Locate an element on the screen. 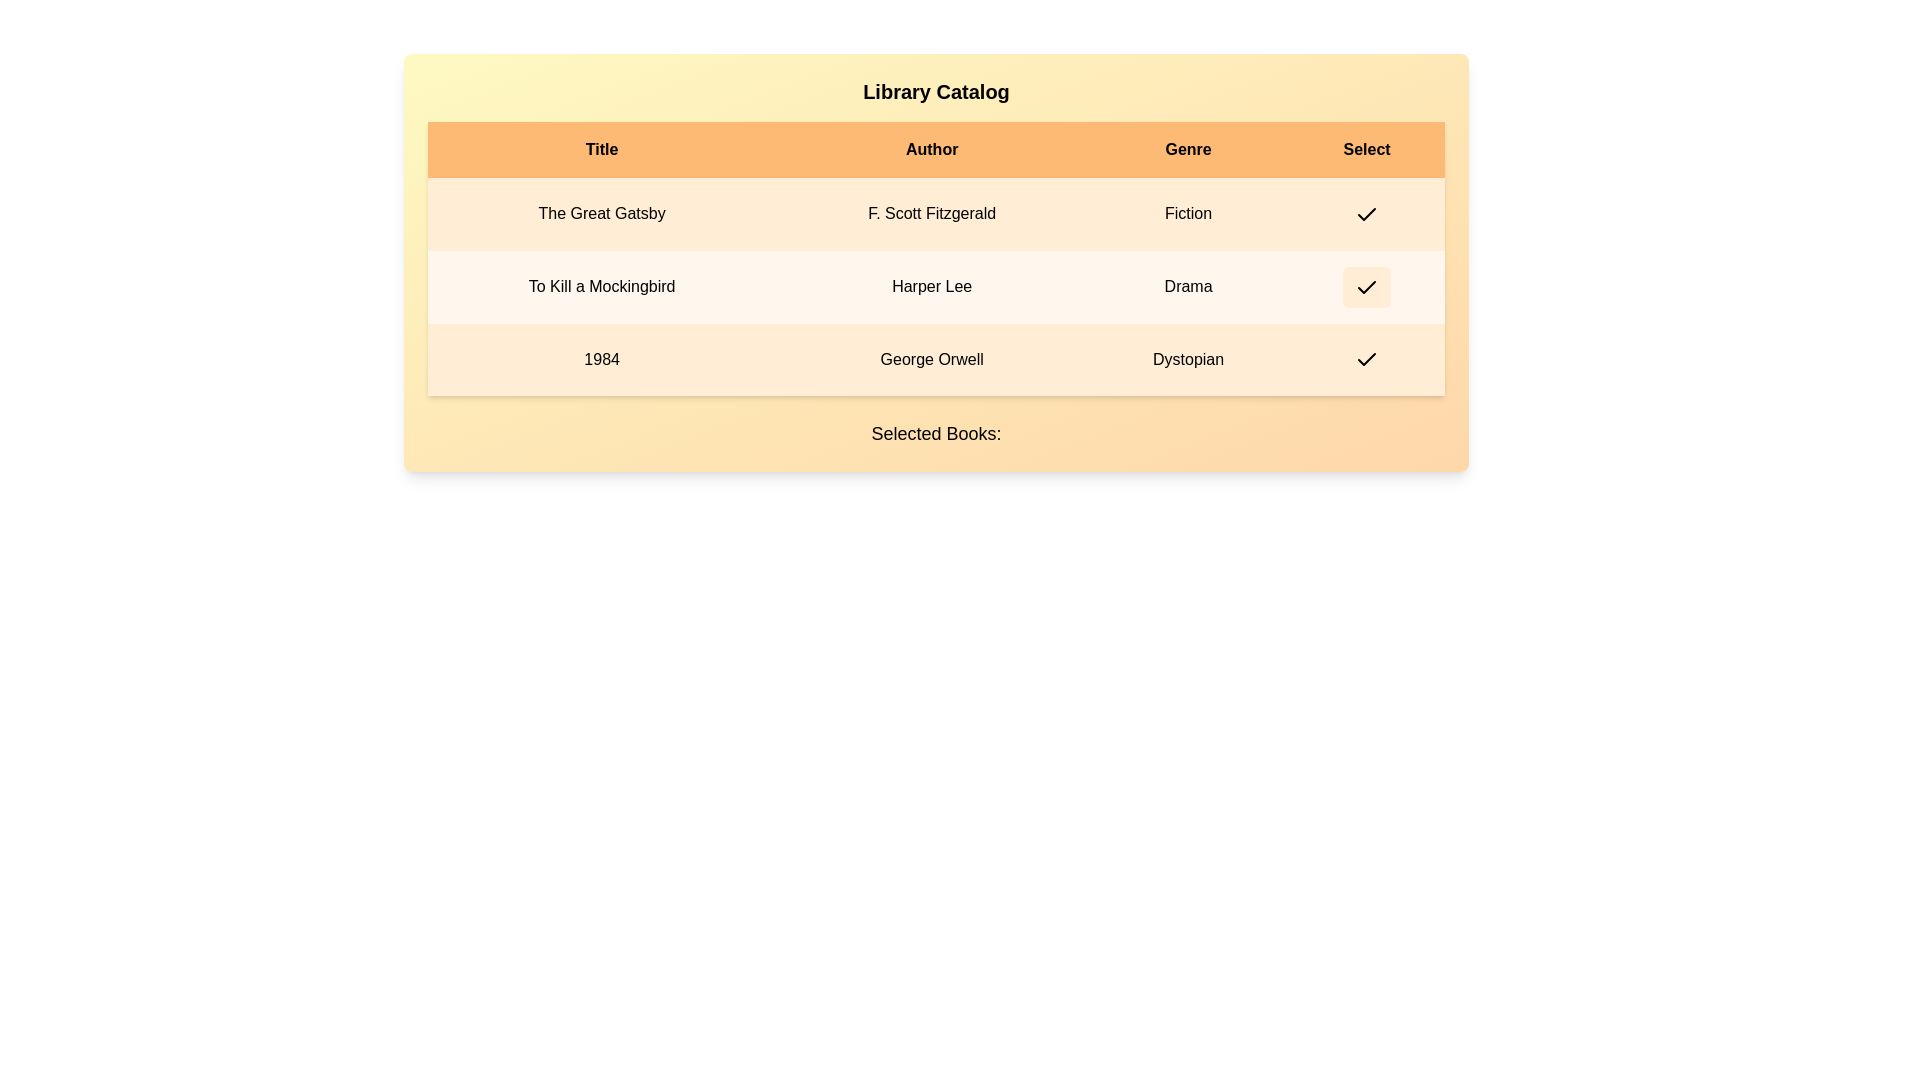 The width and height of the screenshot is (1920, 1080). the checkmark icon in the fourth column of the last row of the grid table is located at coordinates (1366, 358).